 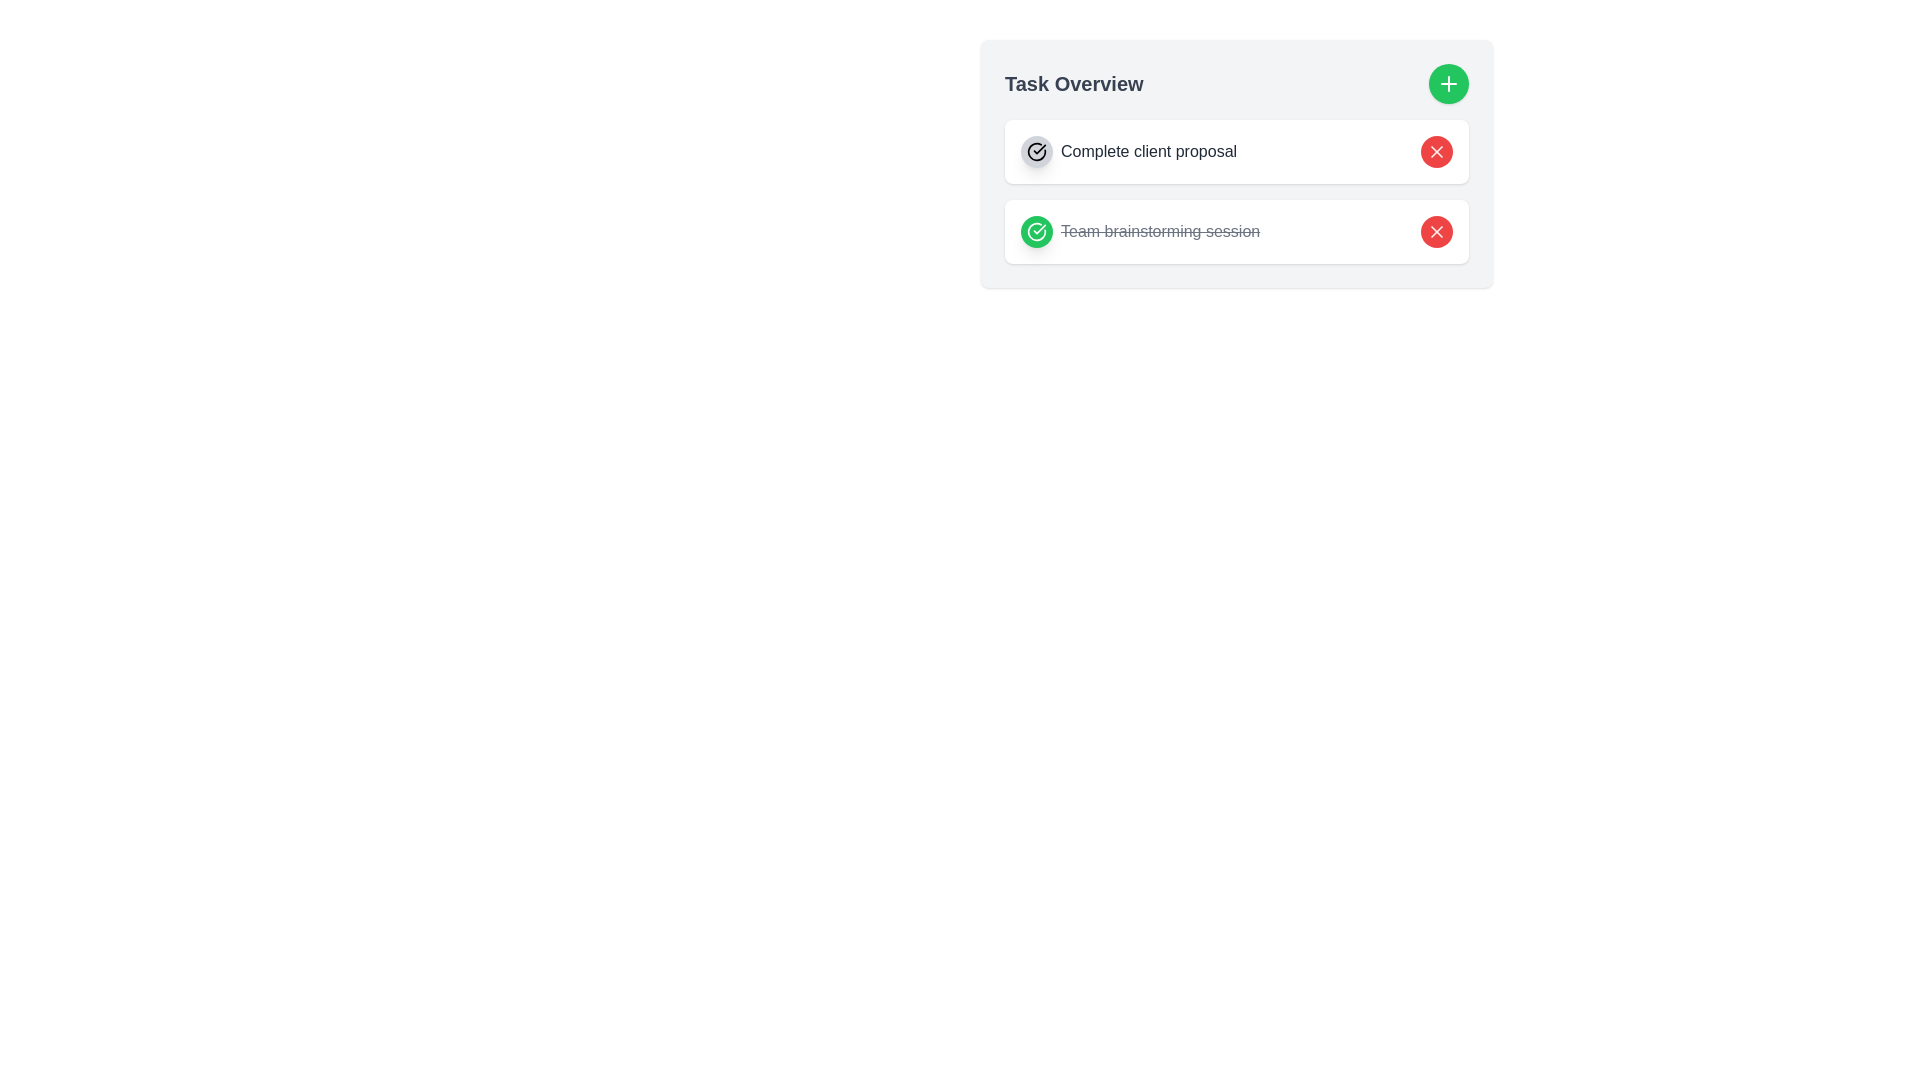 What do you see at coordinates (1435, 230) in the screenshot?
I see `the delete button associated with the task labeled 'Team brainstorming session' located on the far right side of the second task row in the 'Task Overview' section` at bounding box center [1435, 230].